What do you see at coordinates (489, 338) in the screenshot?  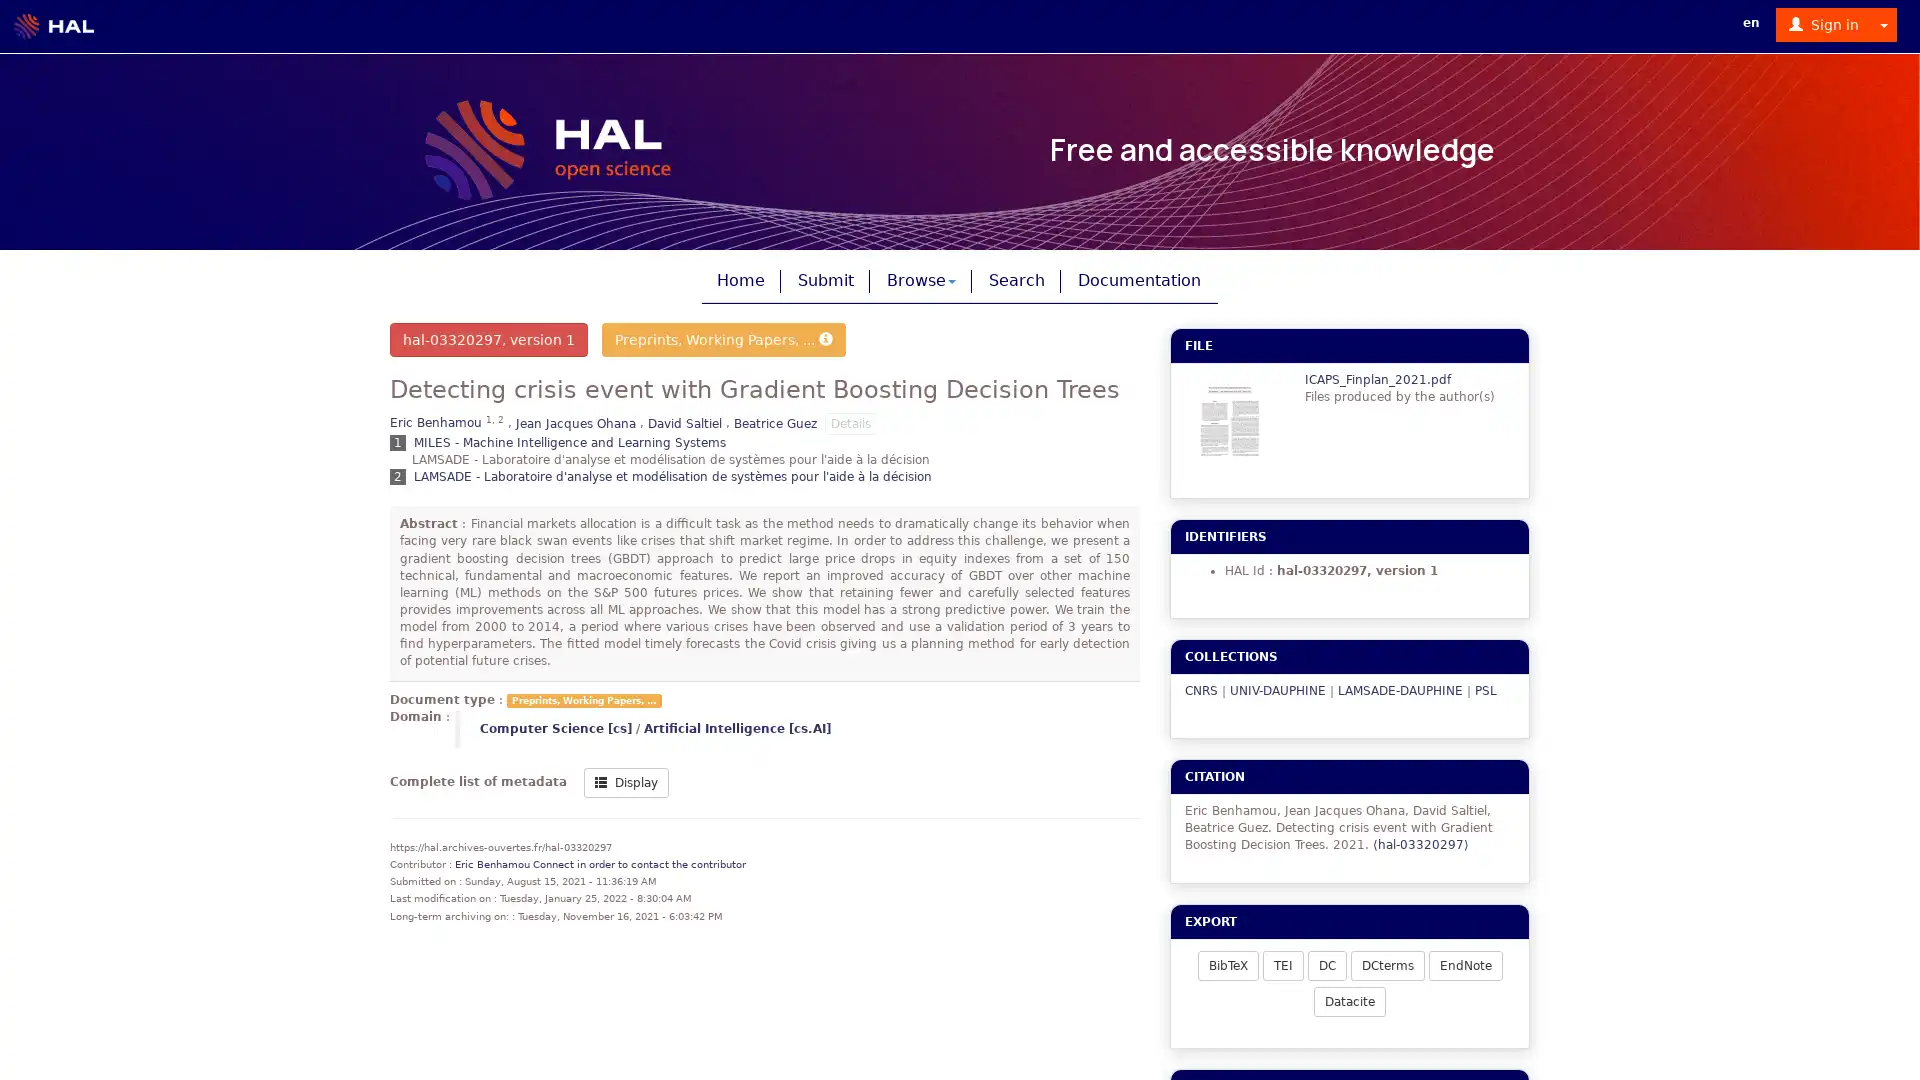 I see `hal-03320297, version 1` at bounding box center [489, 338].